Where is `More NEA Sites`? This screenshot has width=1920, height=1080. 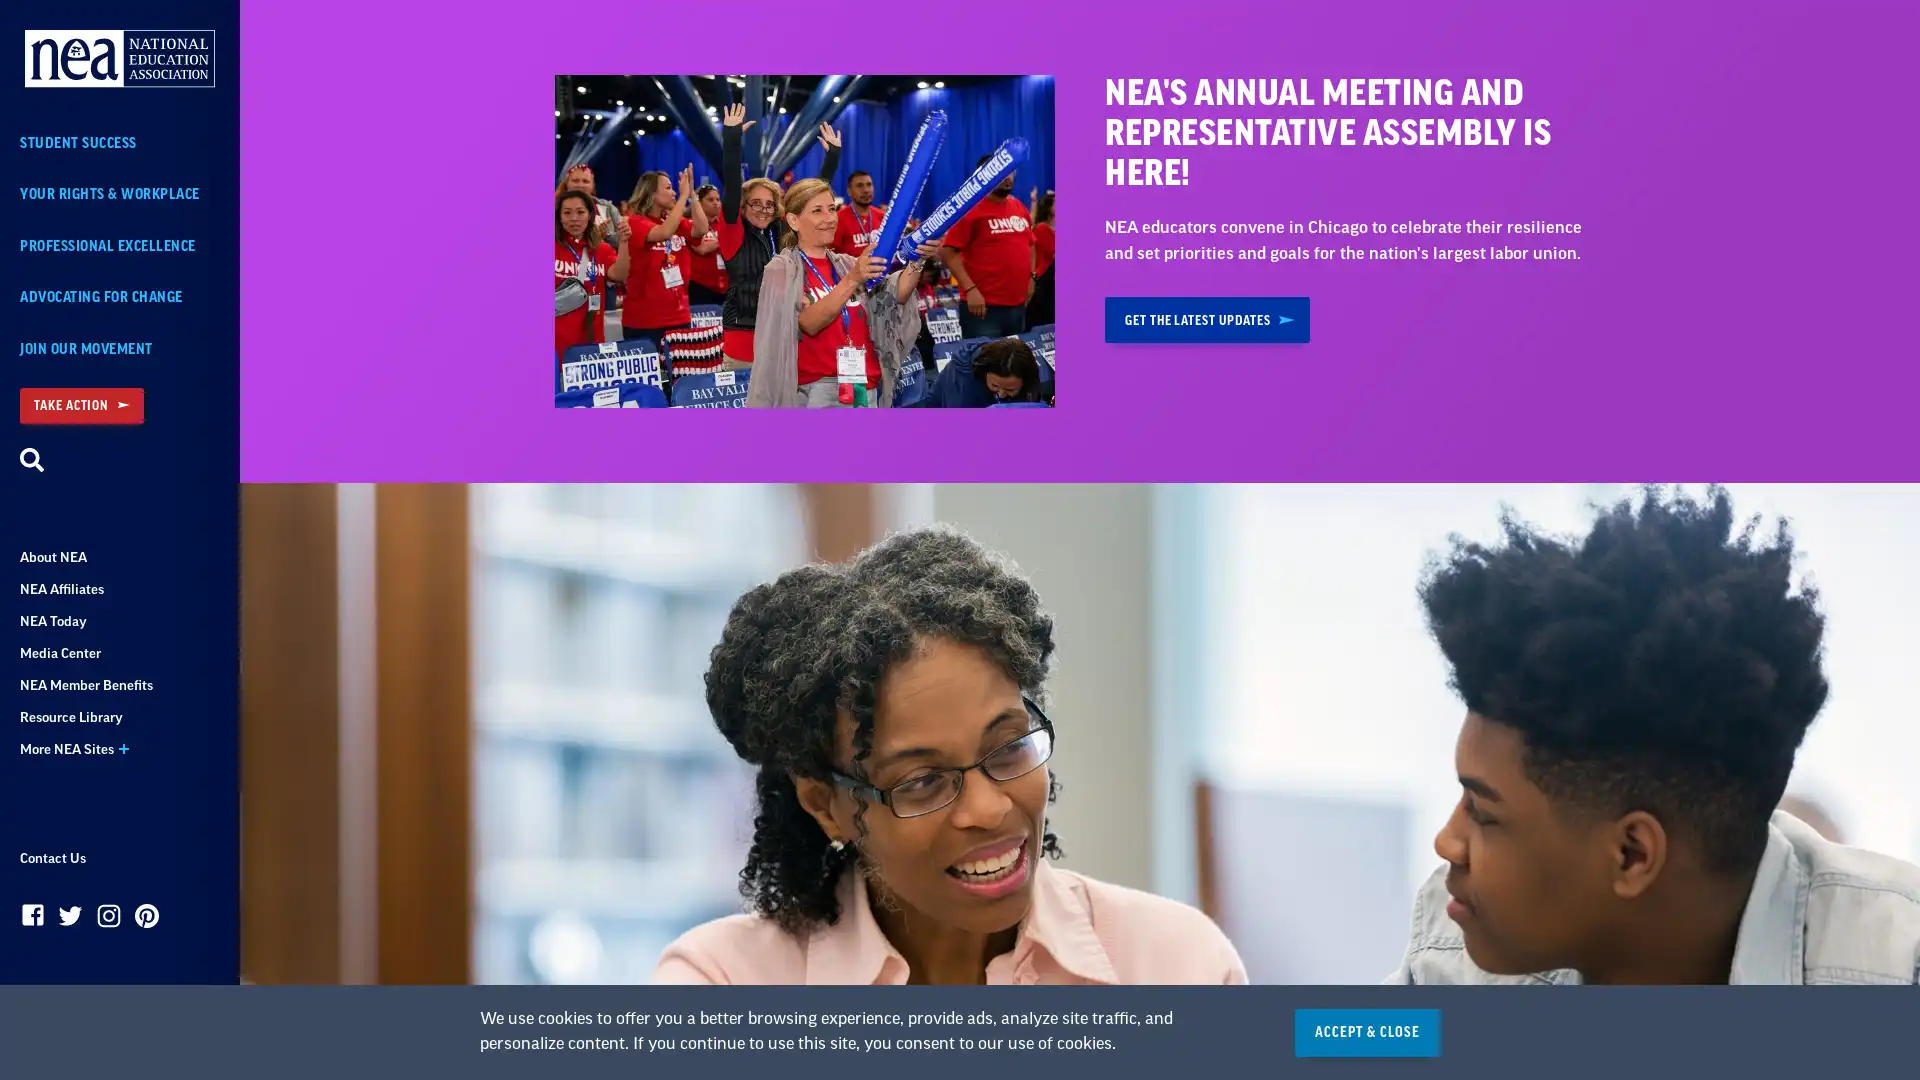 More NEA Sites is located at coordinates (119, 749).